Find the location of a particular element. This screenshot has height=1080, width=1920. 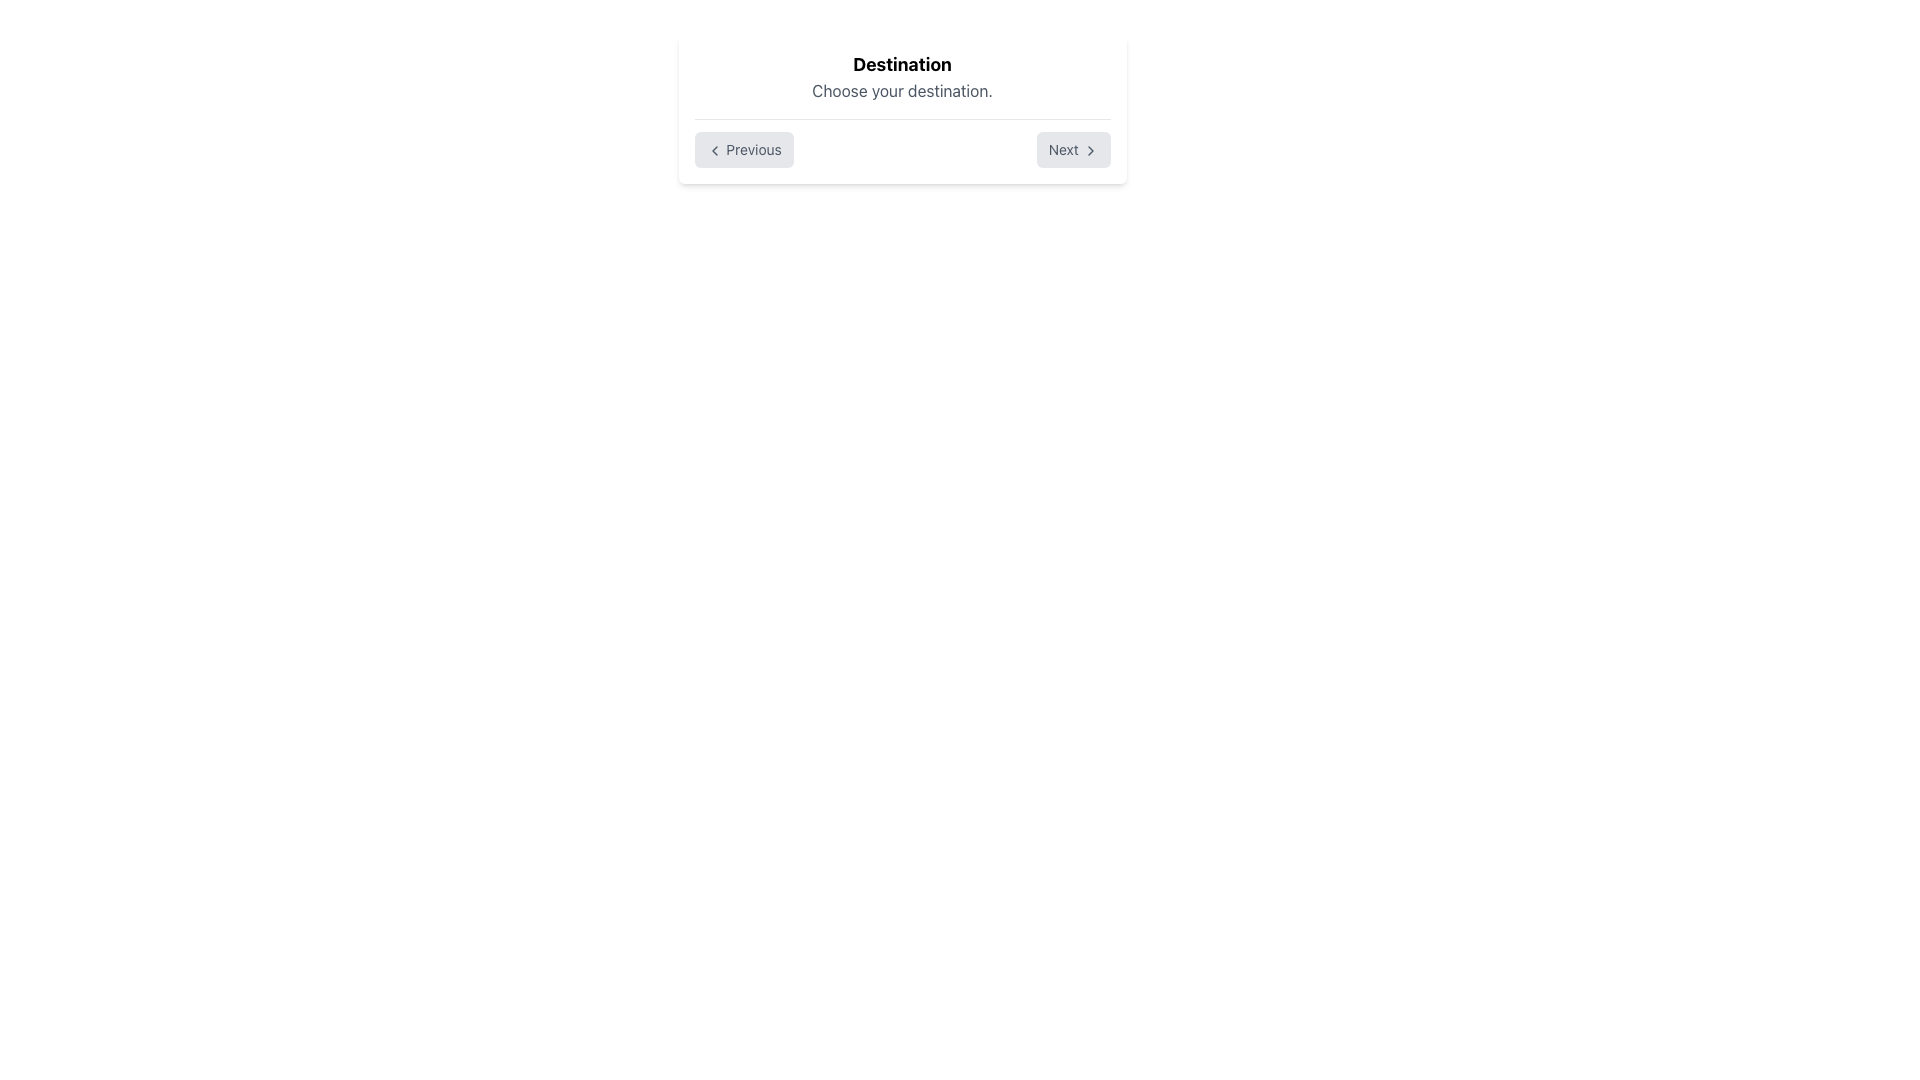

the chevron icon located inside the 'Next' button on the lower-right of the panel under the header 'Destination' is located at coordinates (1089, 150).